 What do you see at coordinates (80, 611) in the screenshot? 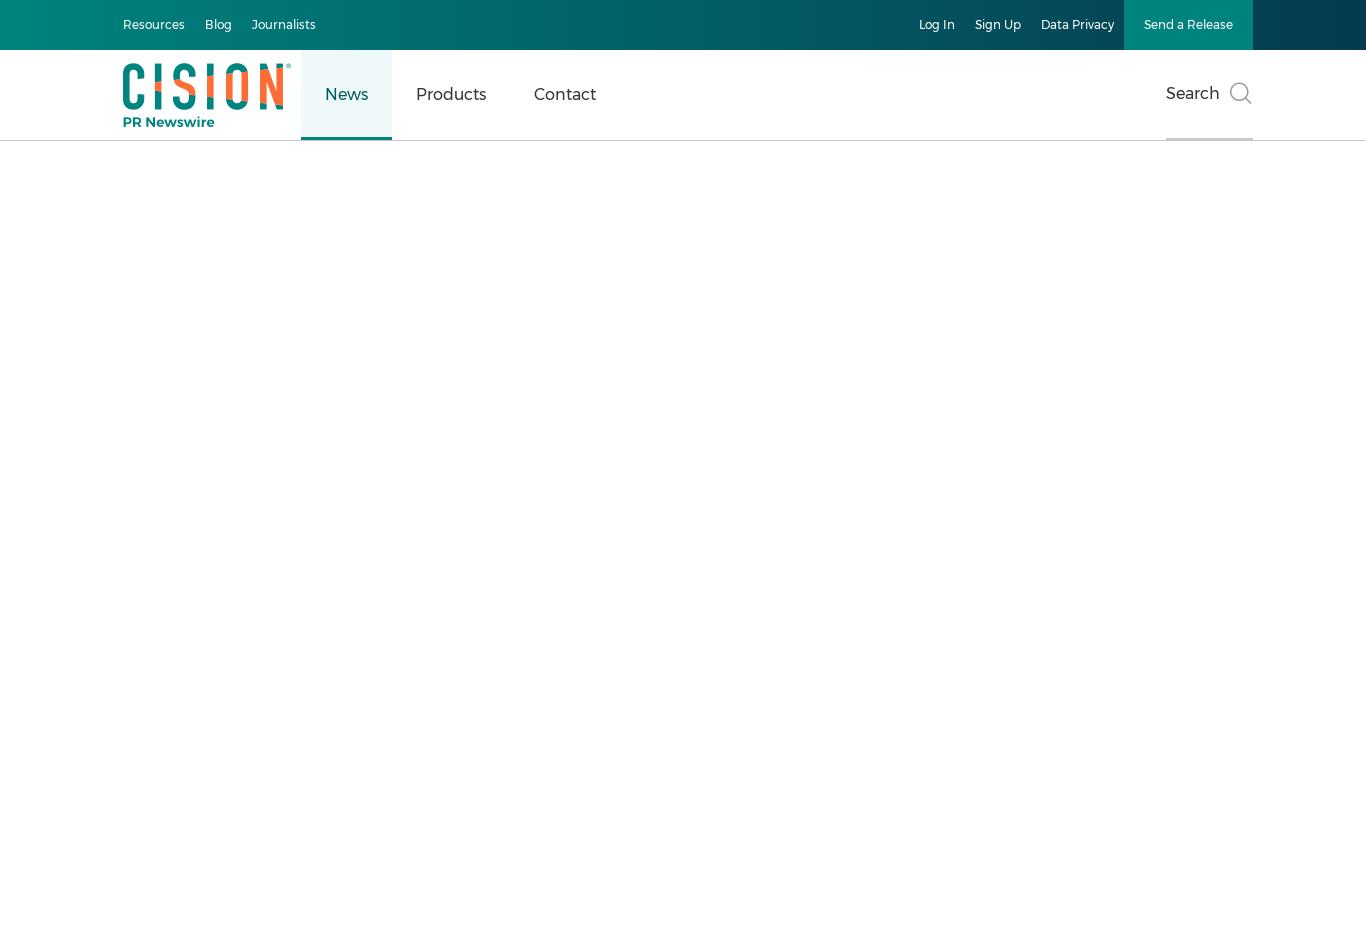
I see `'Energy & Natural Resources'` at bounding box center [80, 611].